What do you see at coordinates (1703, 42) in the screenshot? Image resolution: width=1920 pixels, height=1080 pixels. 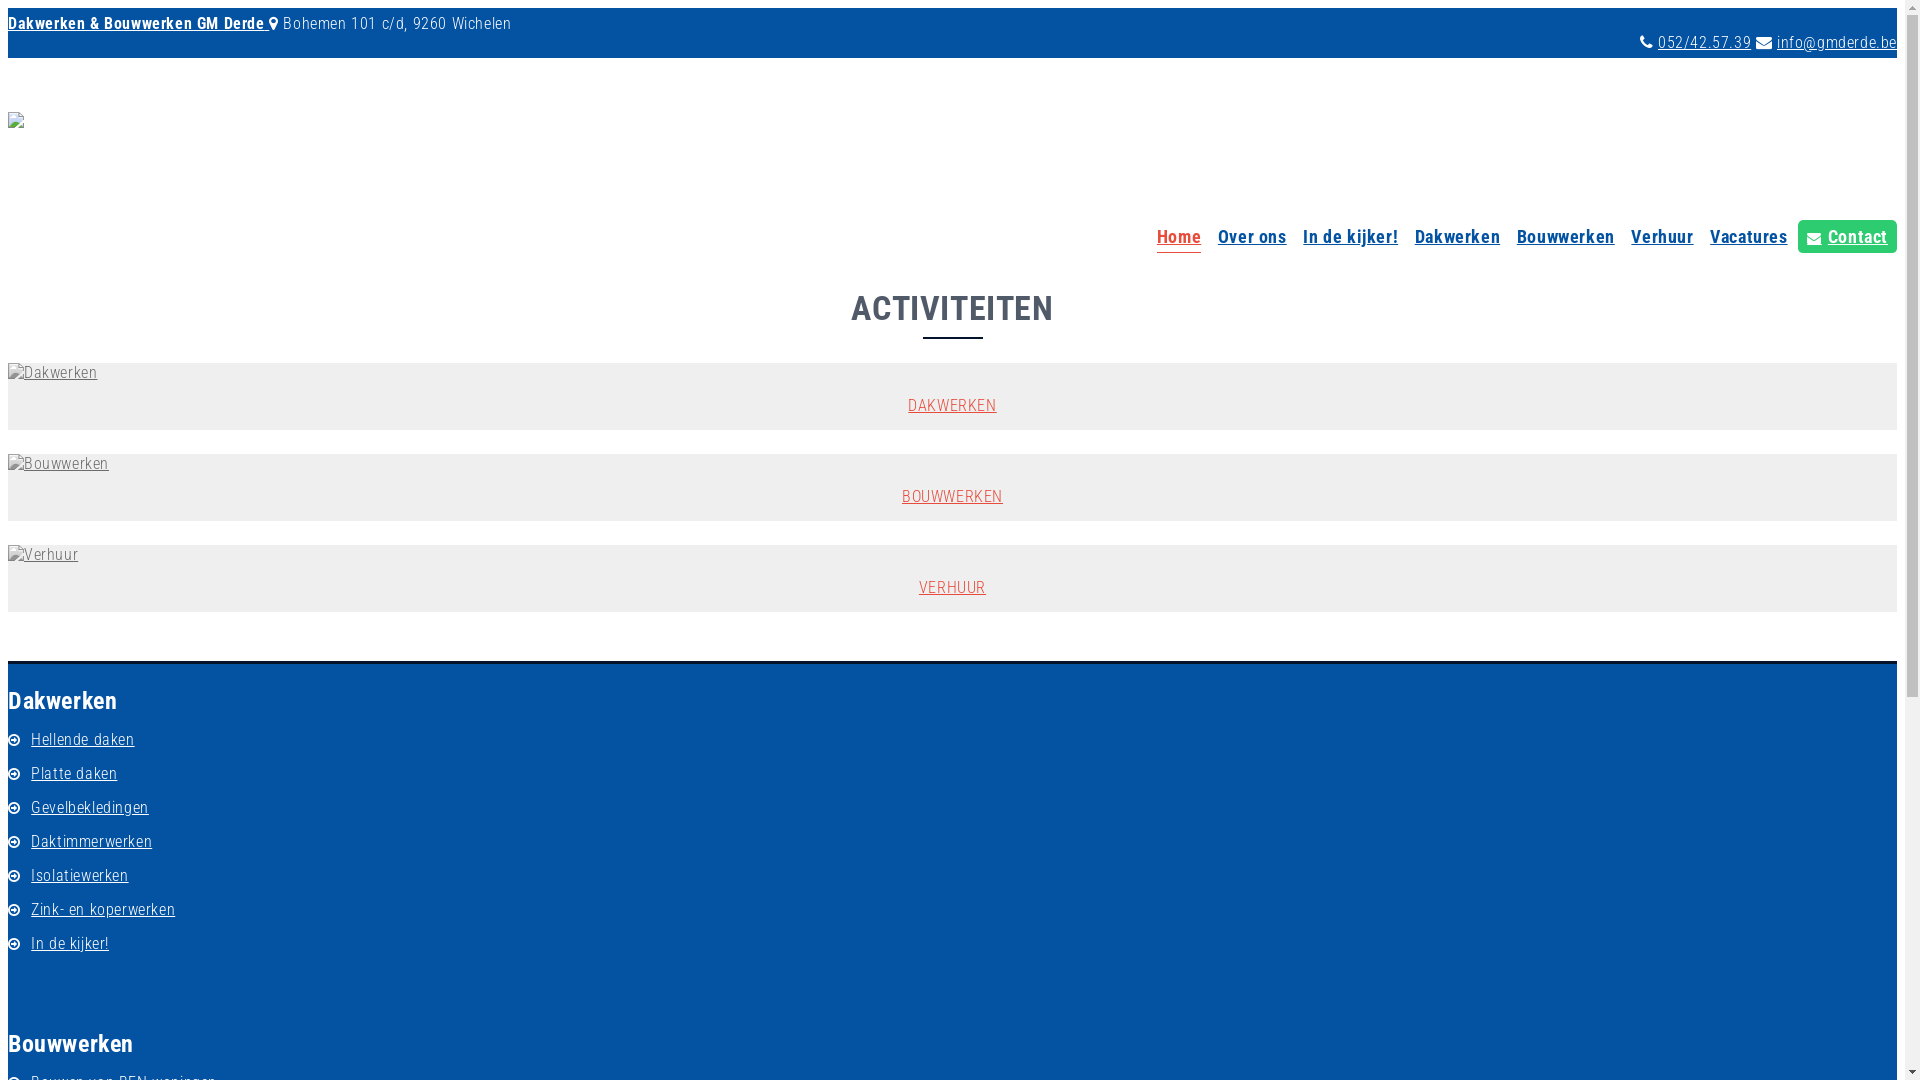 I see `'052/42.57.39'` at bounding box center [1703, 42].